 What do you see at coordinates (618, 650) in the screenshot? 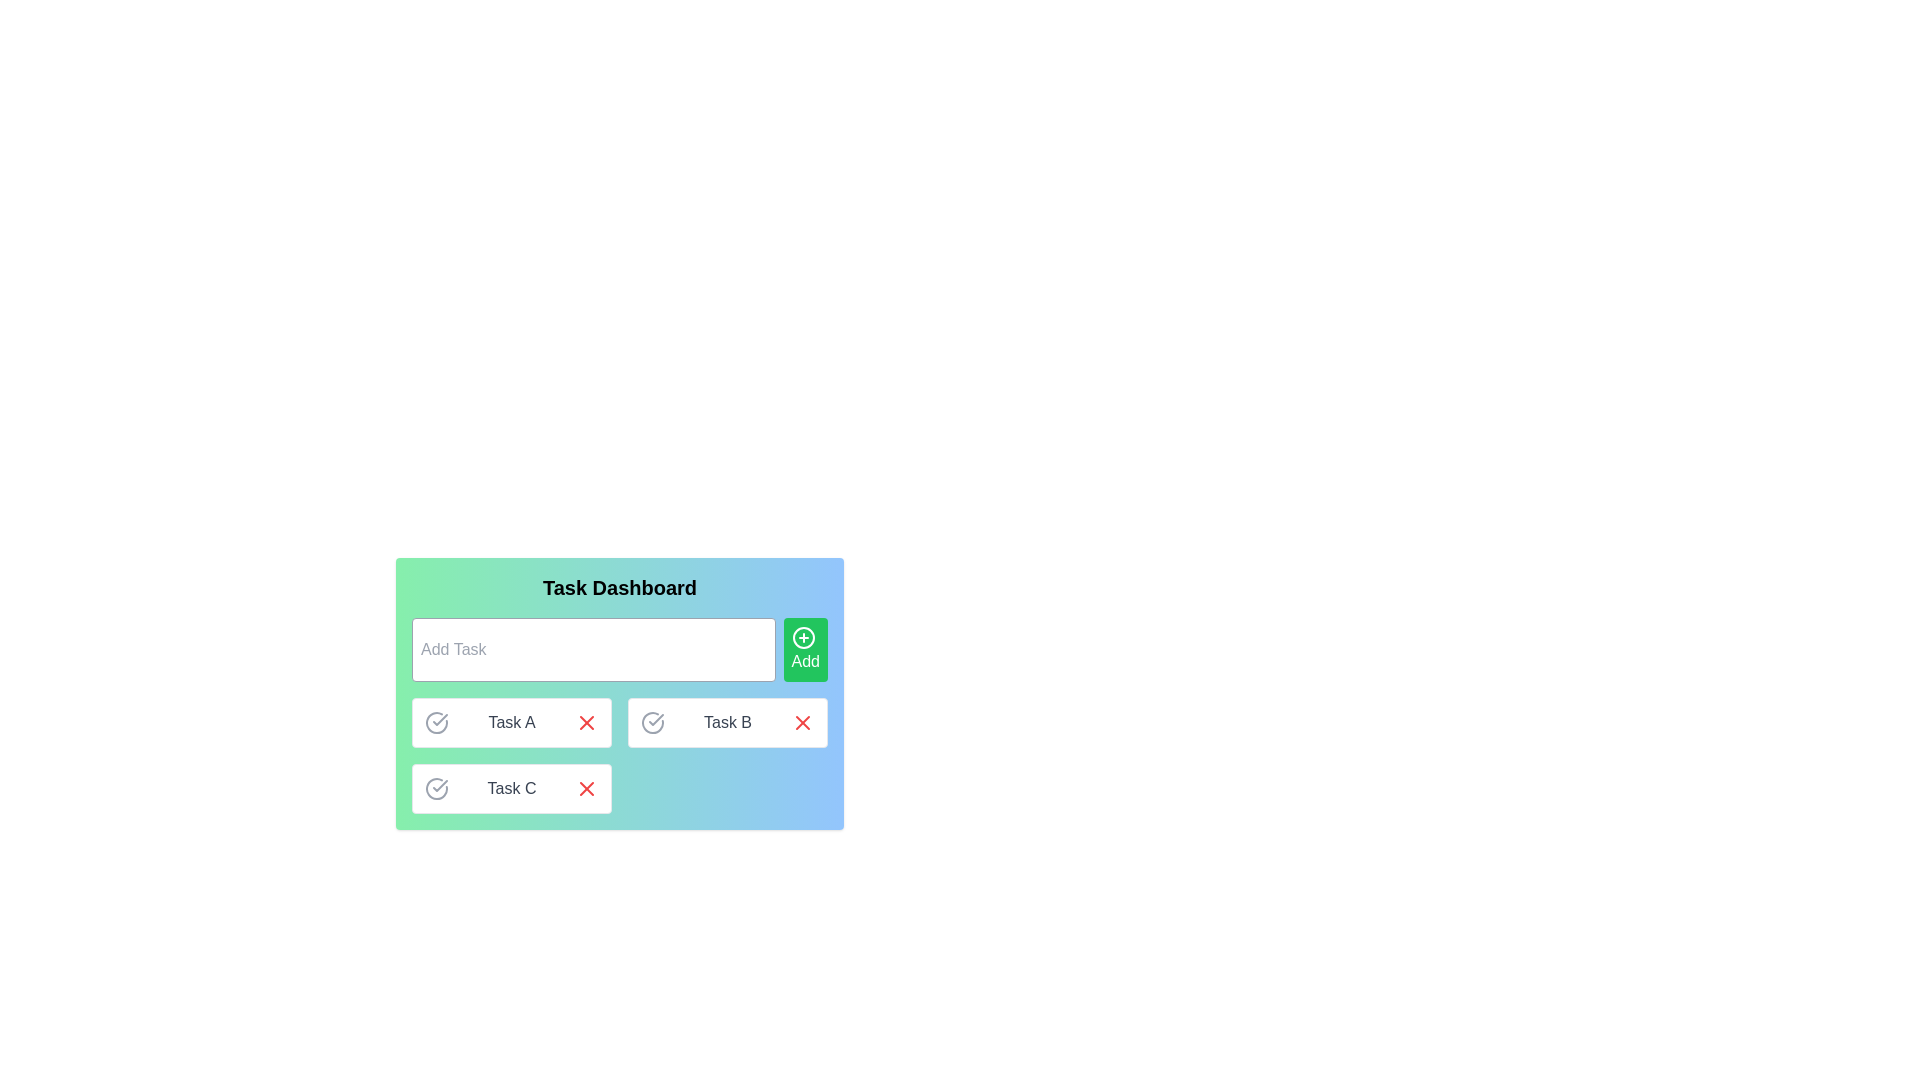
I see `the task creation input field or the 'Add' button in the task creation interface of the 'Task Dashboard' component` at bounding box center [618, 650].